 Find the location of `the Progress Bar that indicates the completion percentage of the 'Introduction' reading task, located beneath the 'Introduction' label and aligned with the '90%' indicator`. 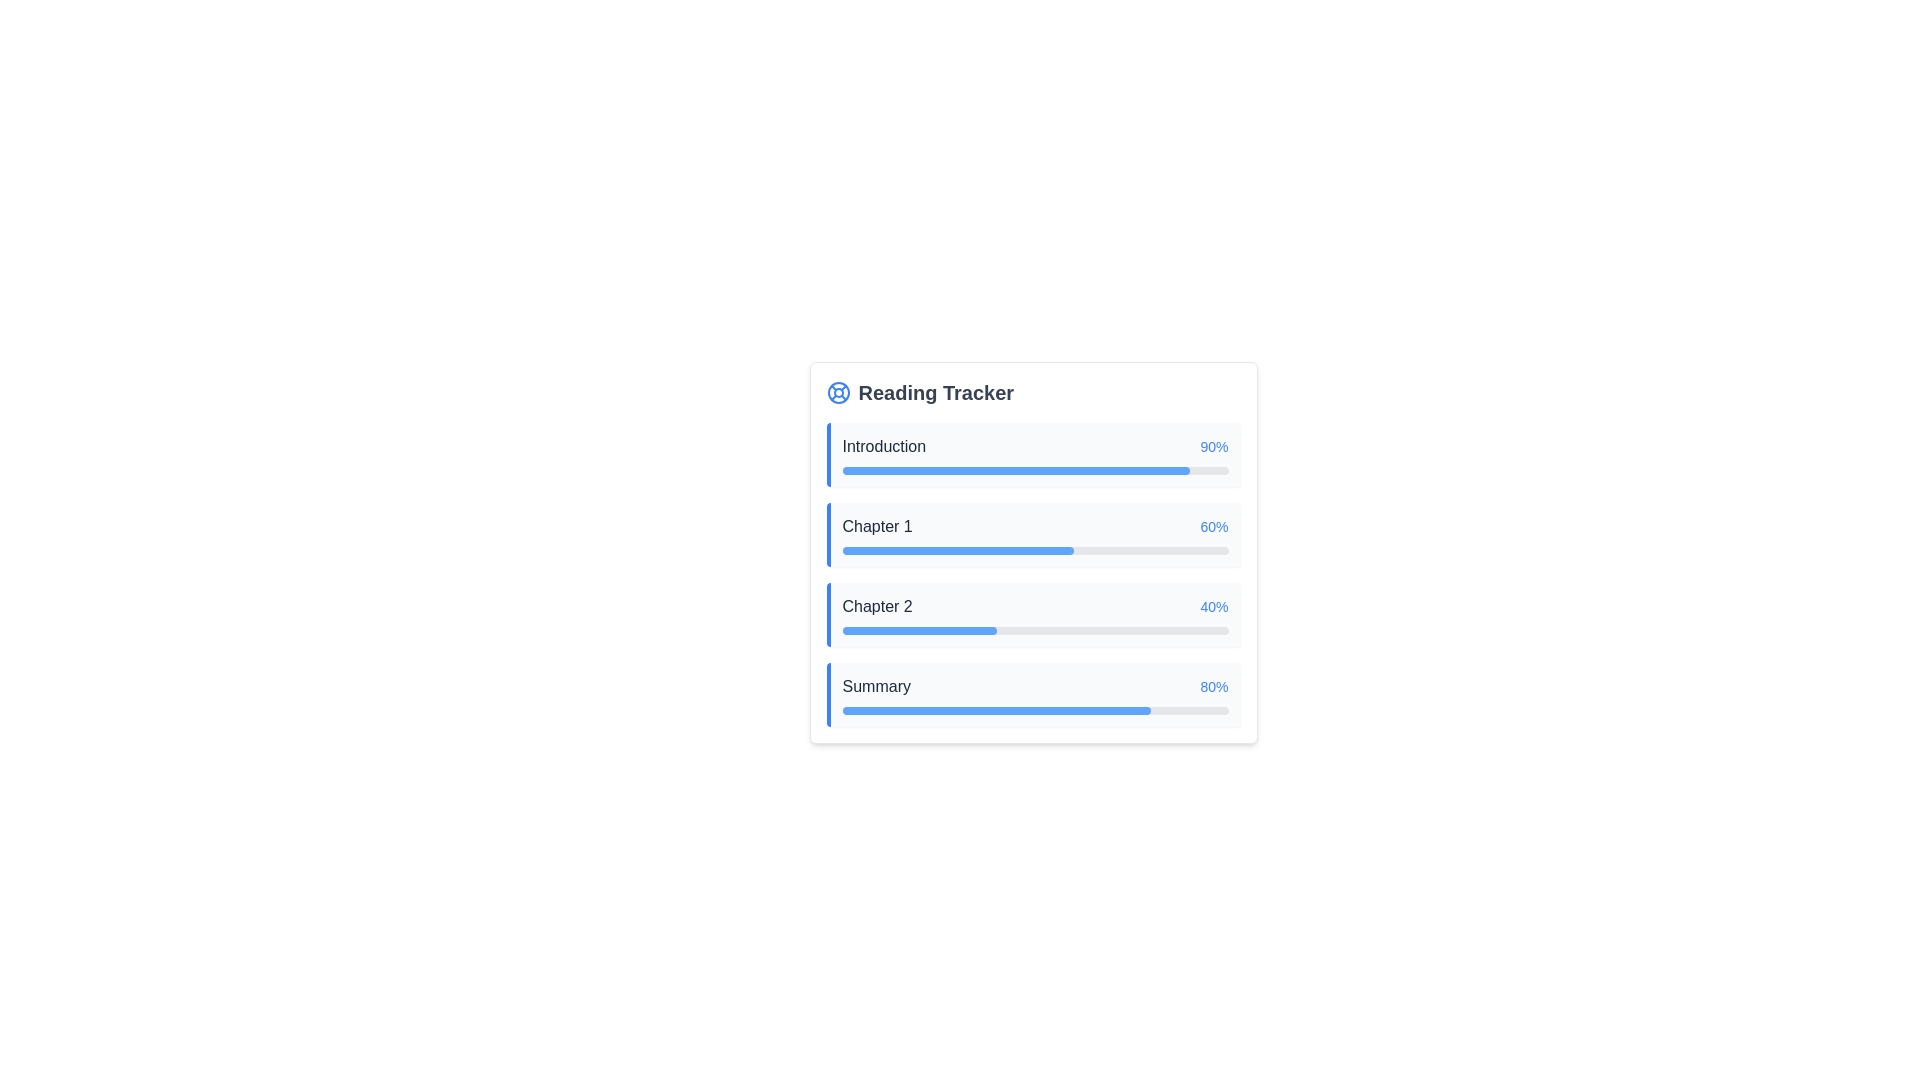

the Progress Bar that indicates the completion percentage of the 'Introduction' reading task, located beneath the 'Introduction' label and aligned with the '90%' indicator is located at coordinates (1035, 470).